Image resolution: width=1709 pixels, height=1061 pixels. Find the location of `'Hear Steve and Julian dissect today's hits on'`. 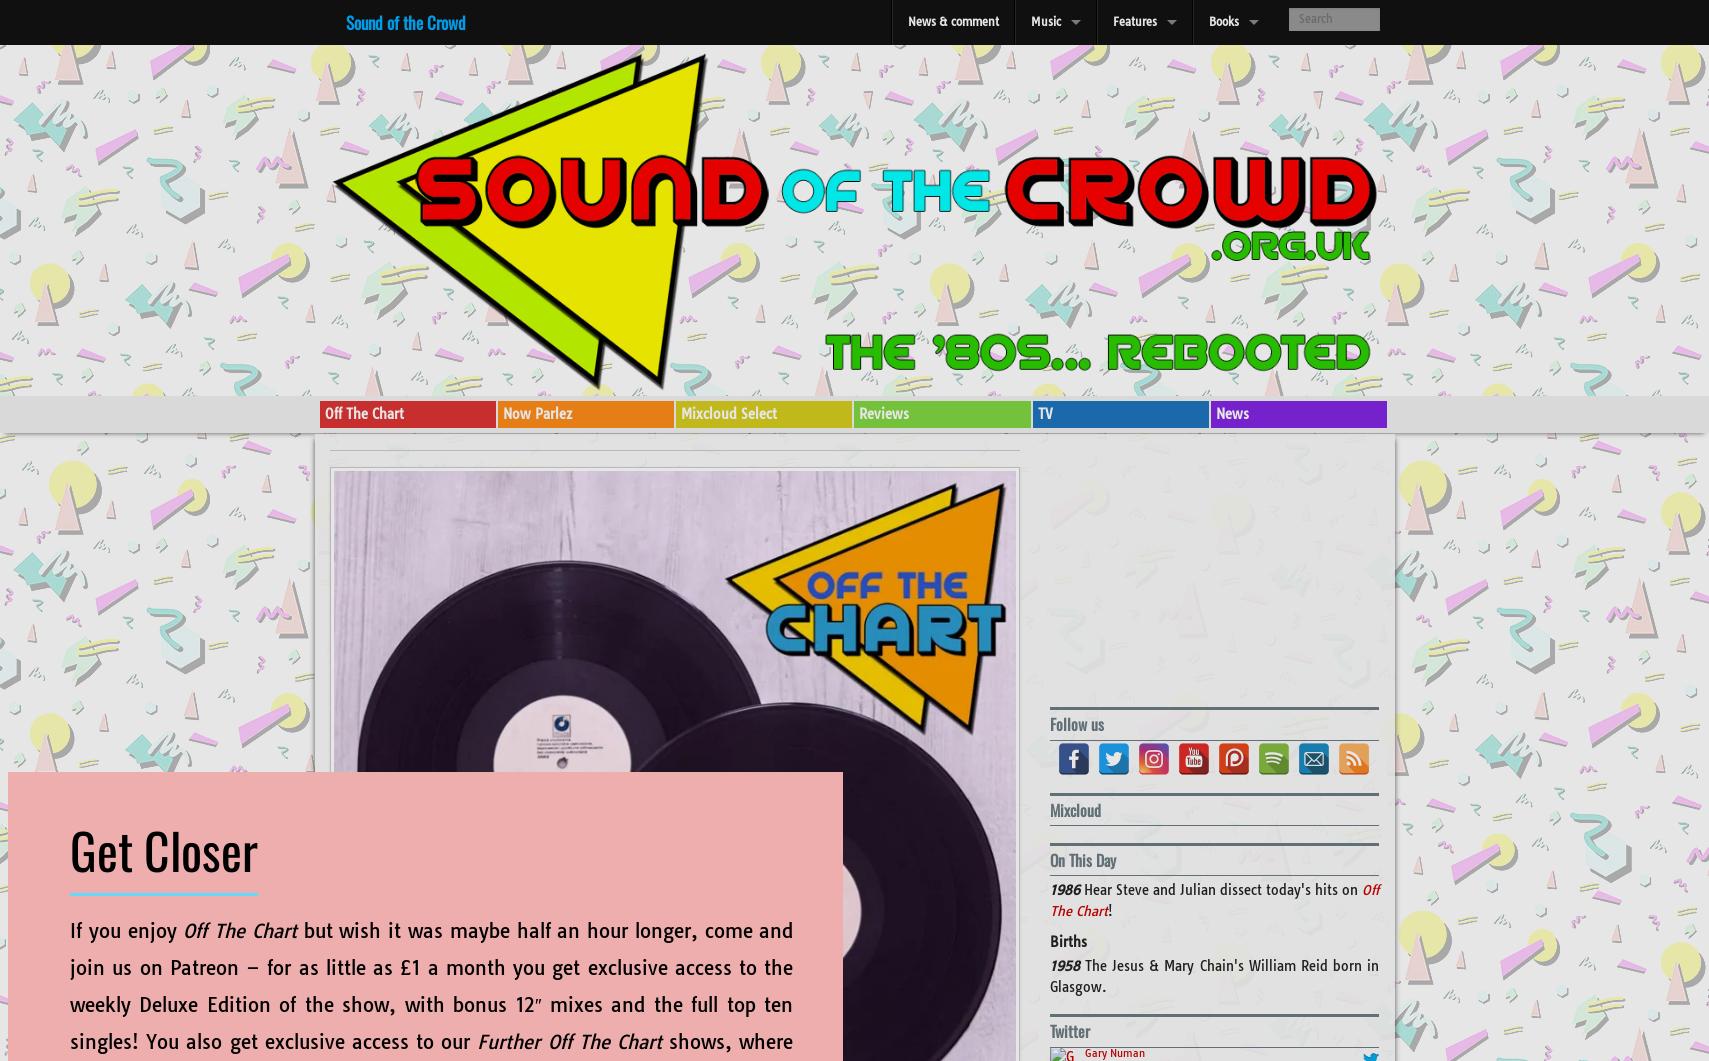

'Hear Steve and Julian dissect today's hits on' is located at coordinates (1222, 888).